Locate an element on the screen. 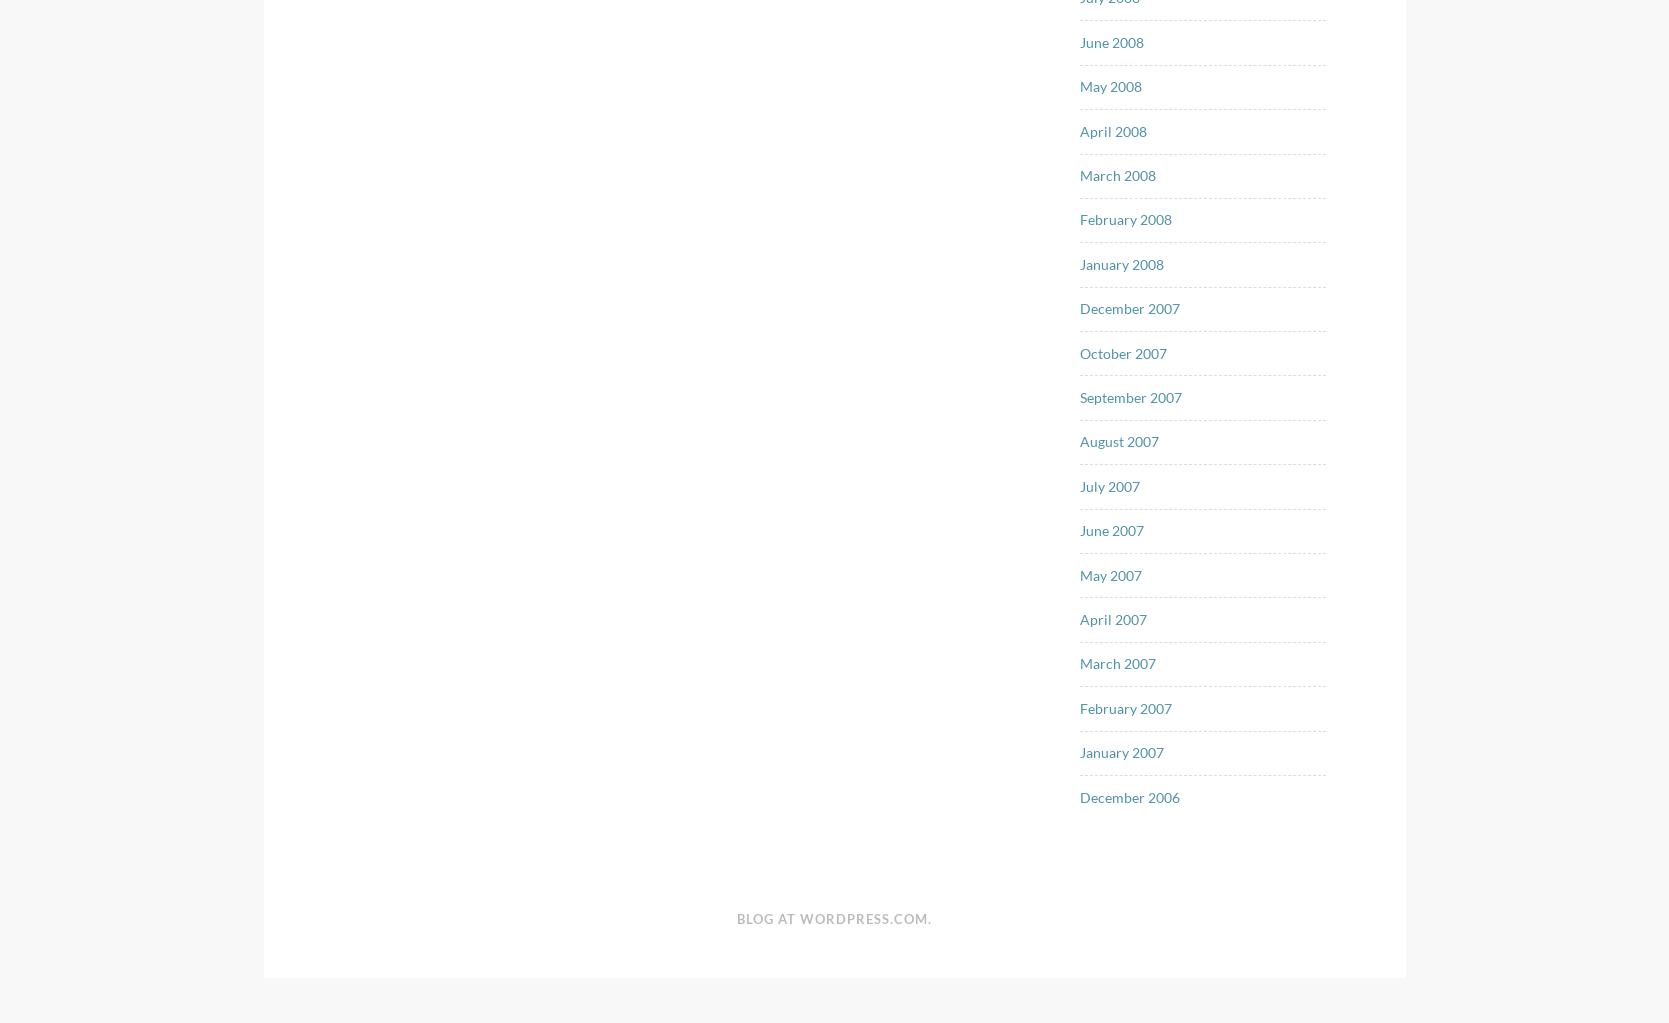 This screenshot has height=1023, width=1669. 'October 2007' is located at coordinates (1123, 352).